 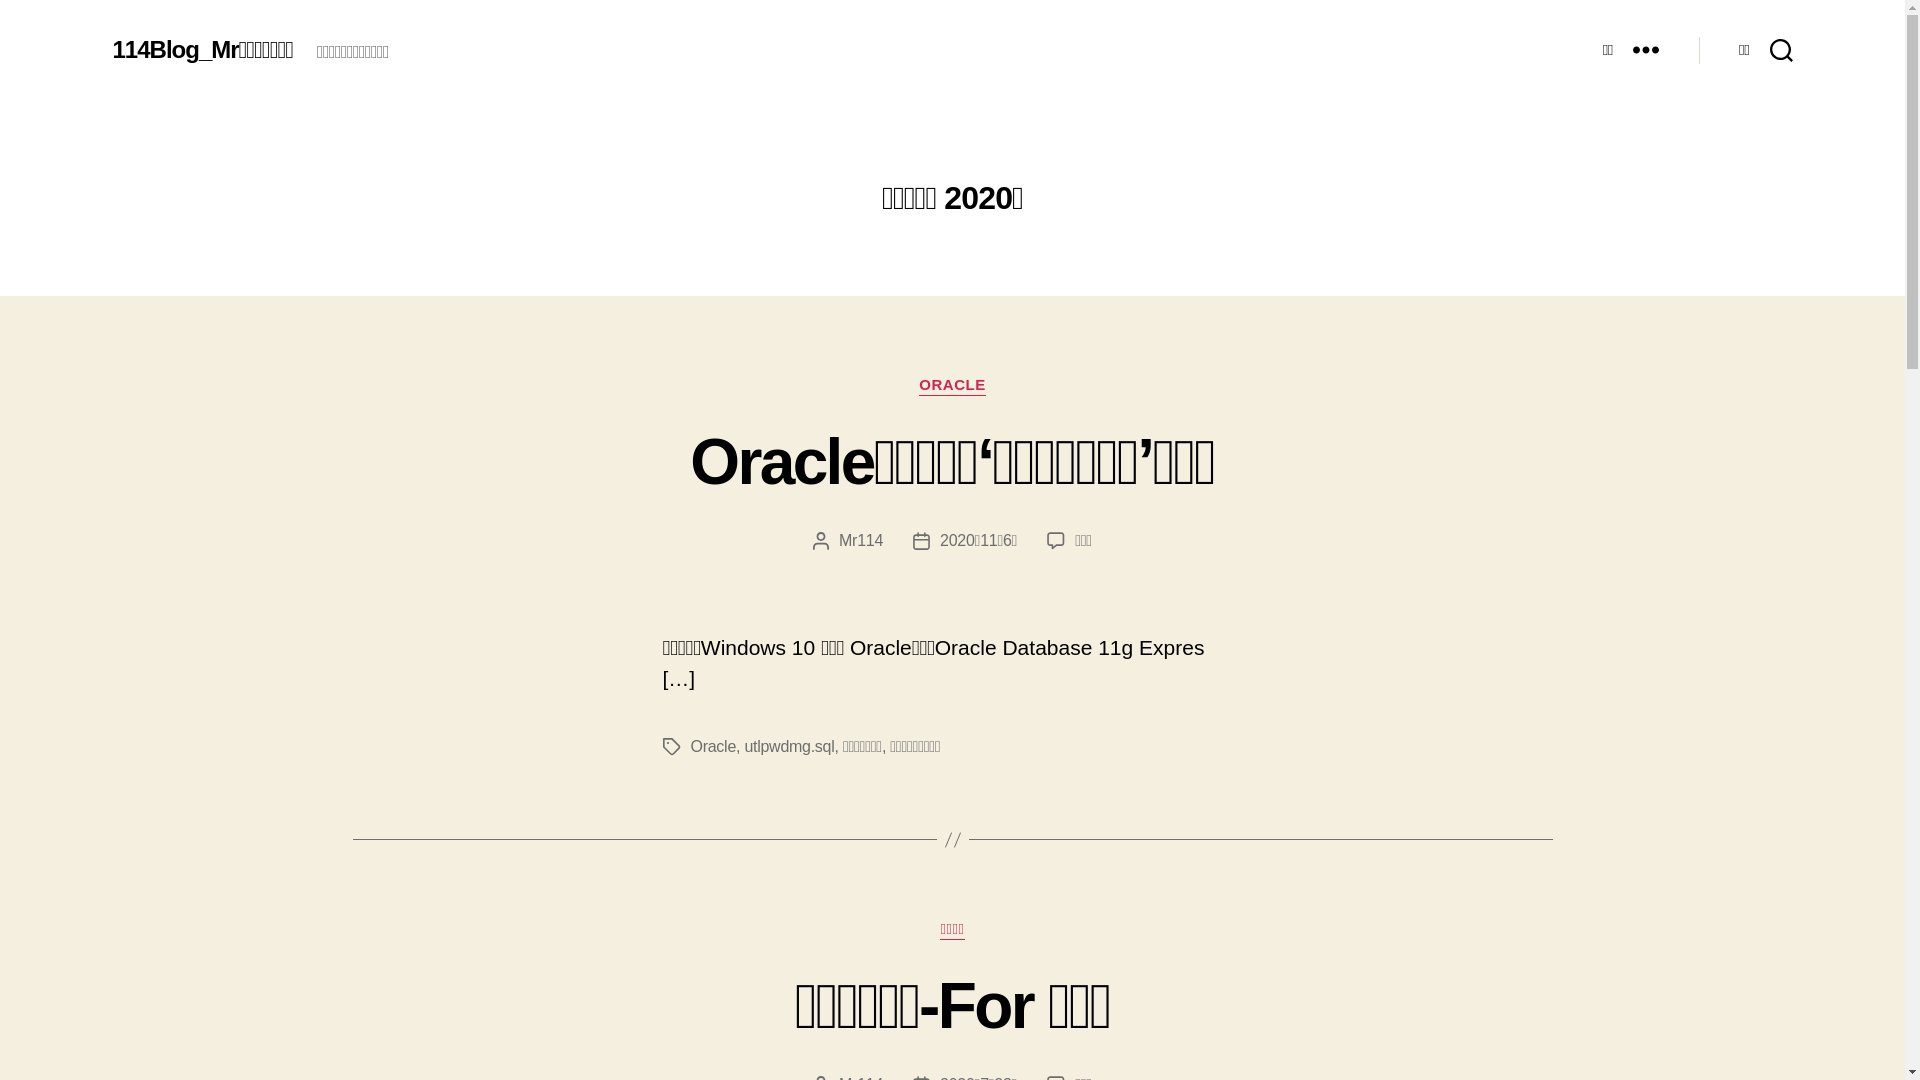 What do you see at coordinates (951, 385) in the screenshot?
I see `'ORACLE'` at bounding box center [951, 385].